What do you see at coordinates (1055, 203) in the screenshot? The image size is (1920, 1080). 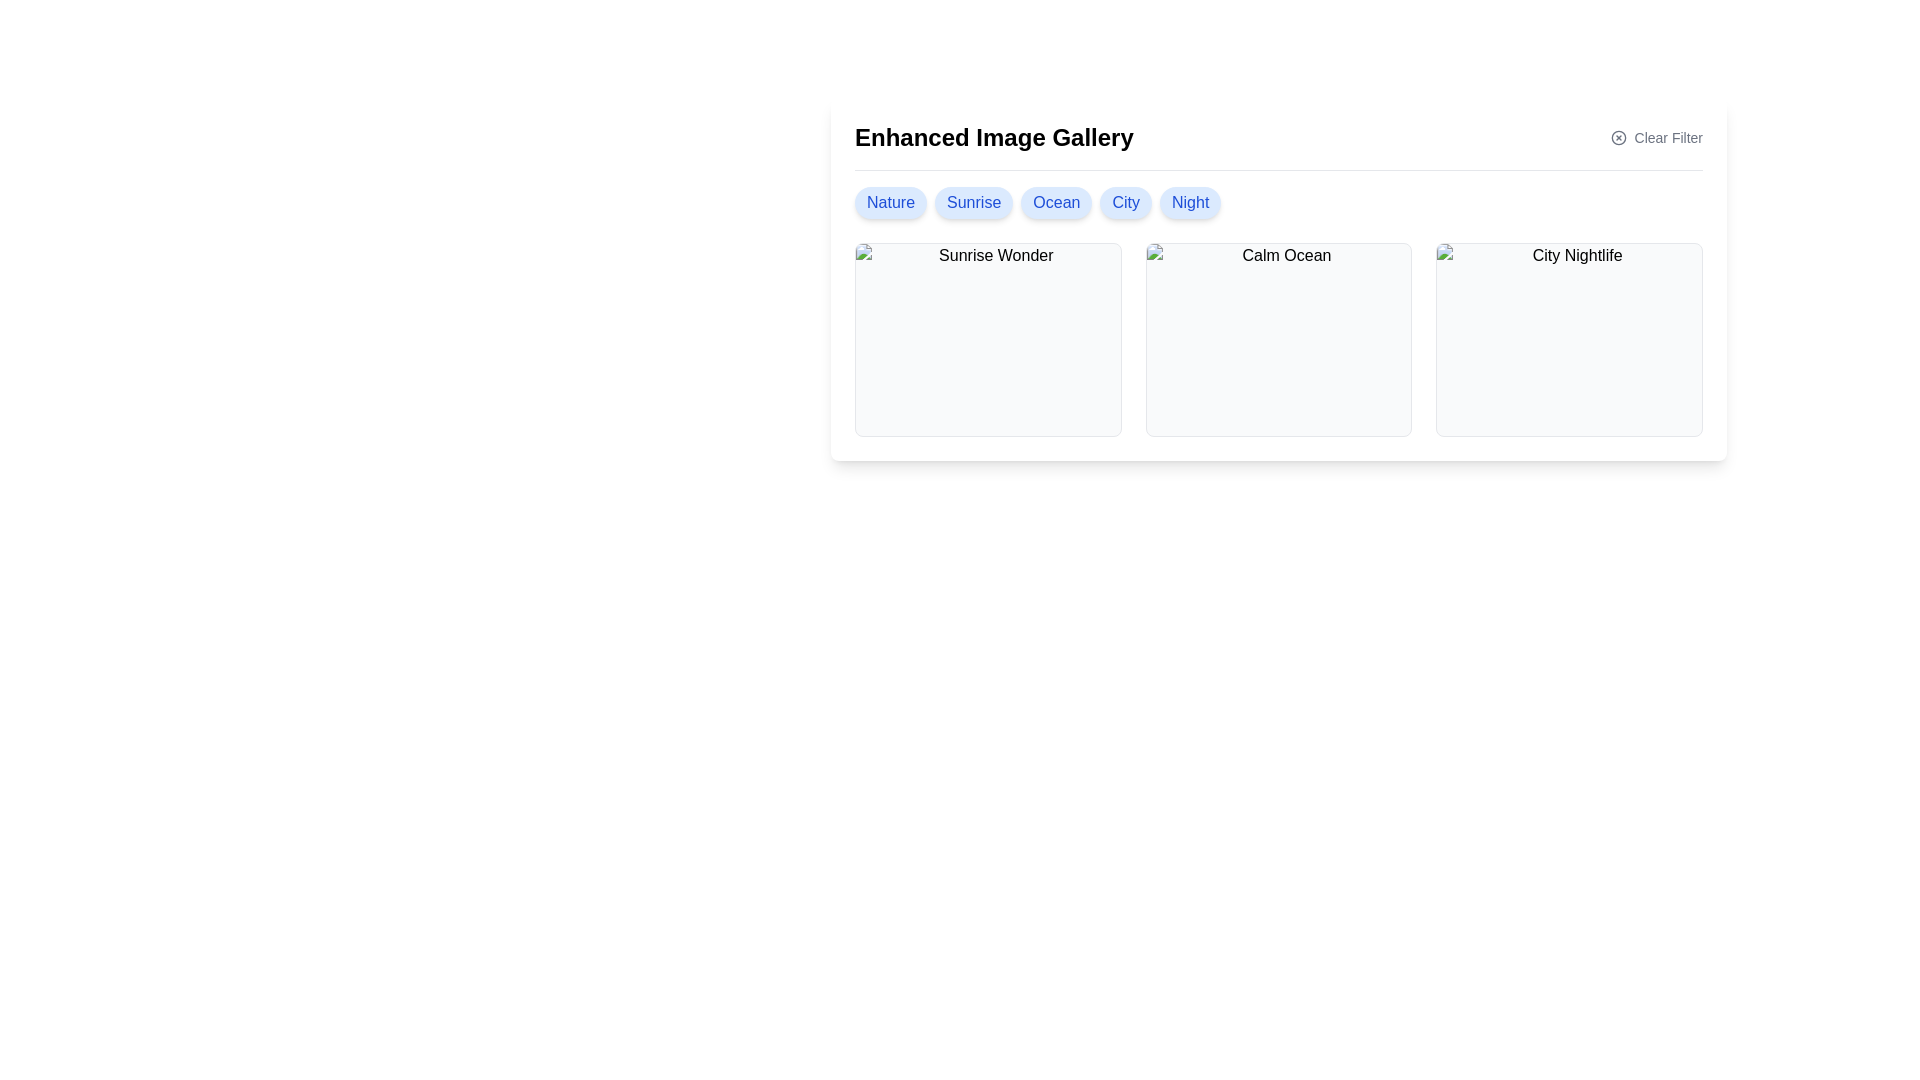 I see `the third tag in the Enhanced Image Gallery interface` at bounding box center [1055, 203].